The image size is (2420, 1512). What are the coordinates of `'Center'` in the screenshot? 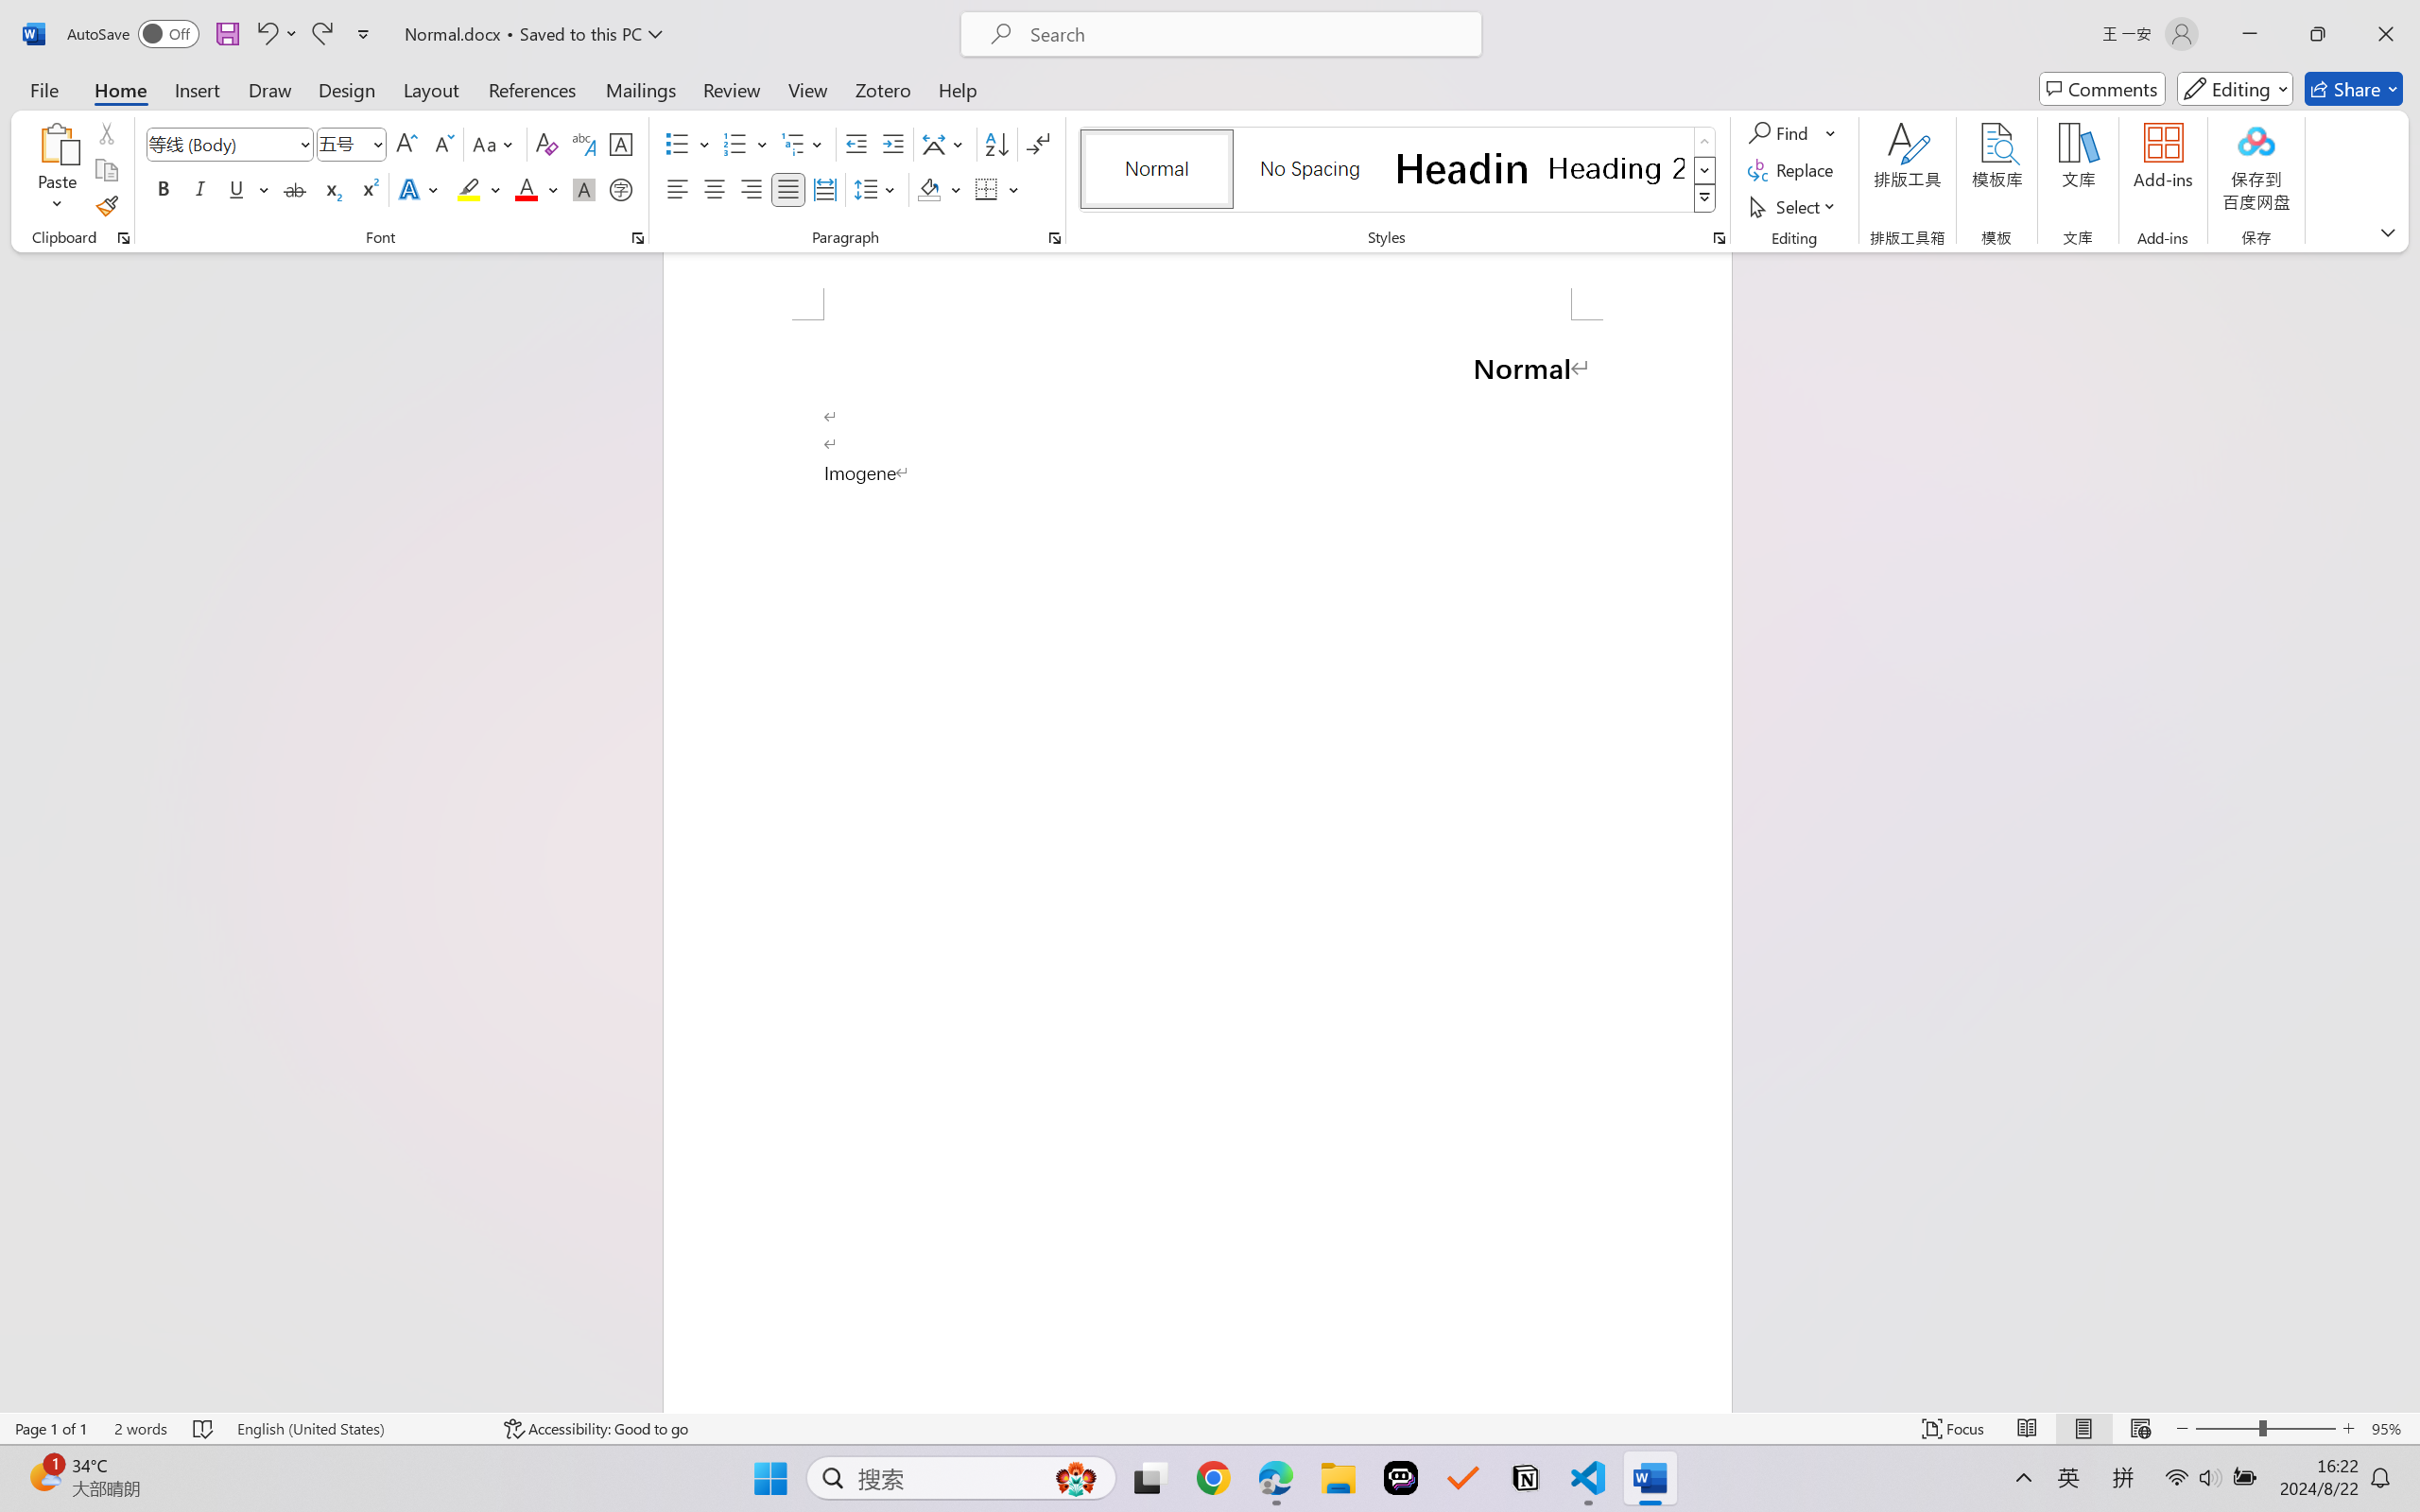 It's located at (713, 188).